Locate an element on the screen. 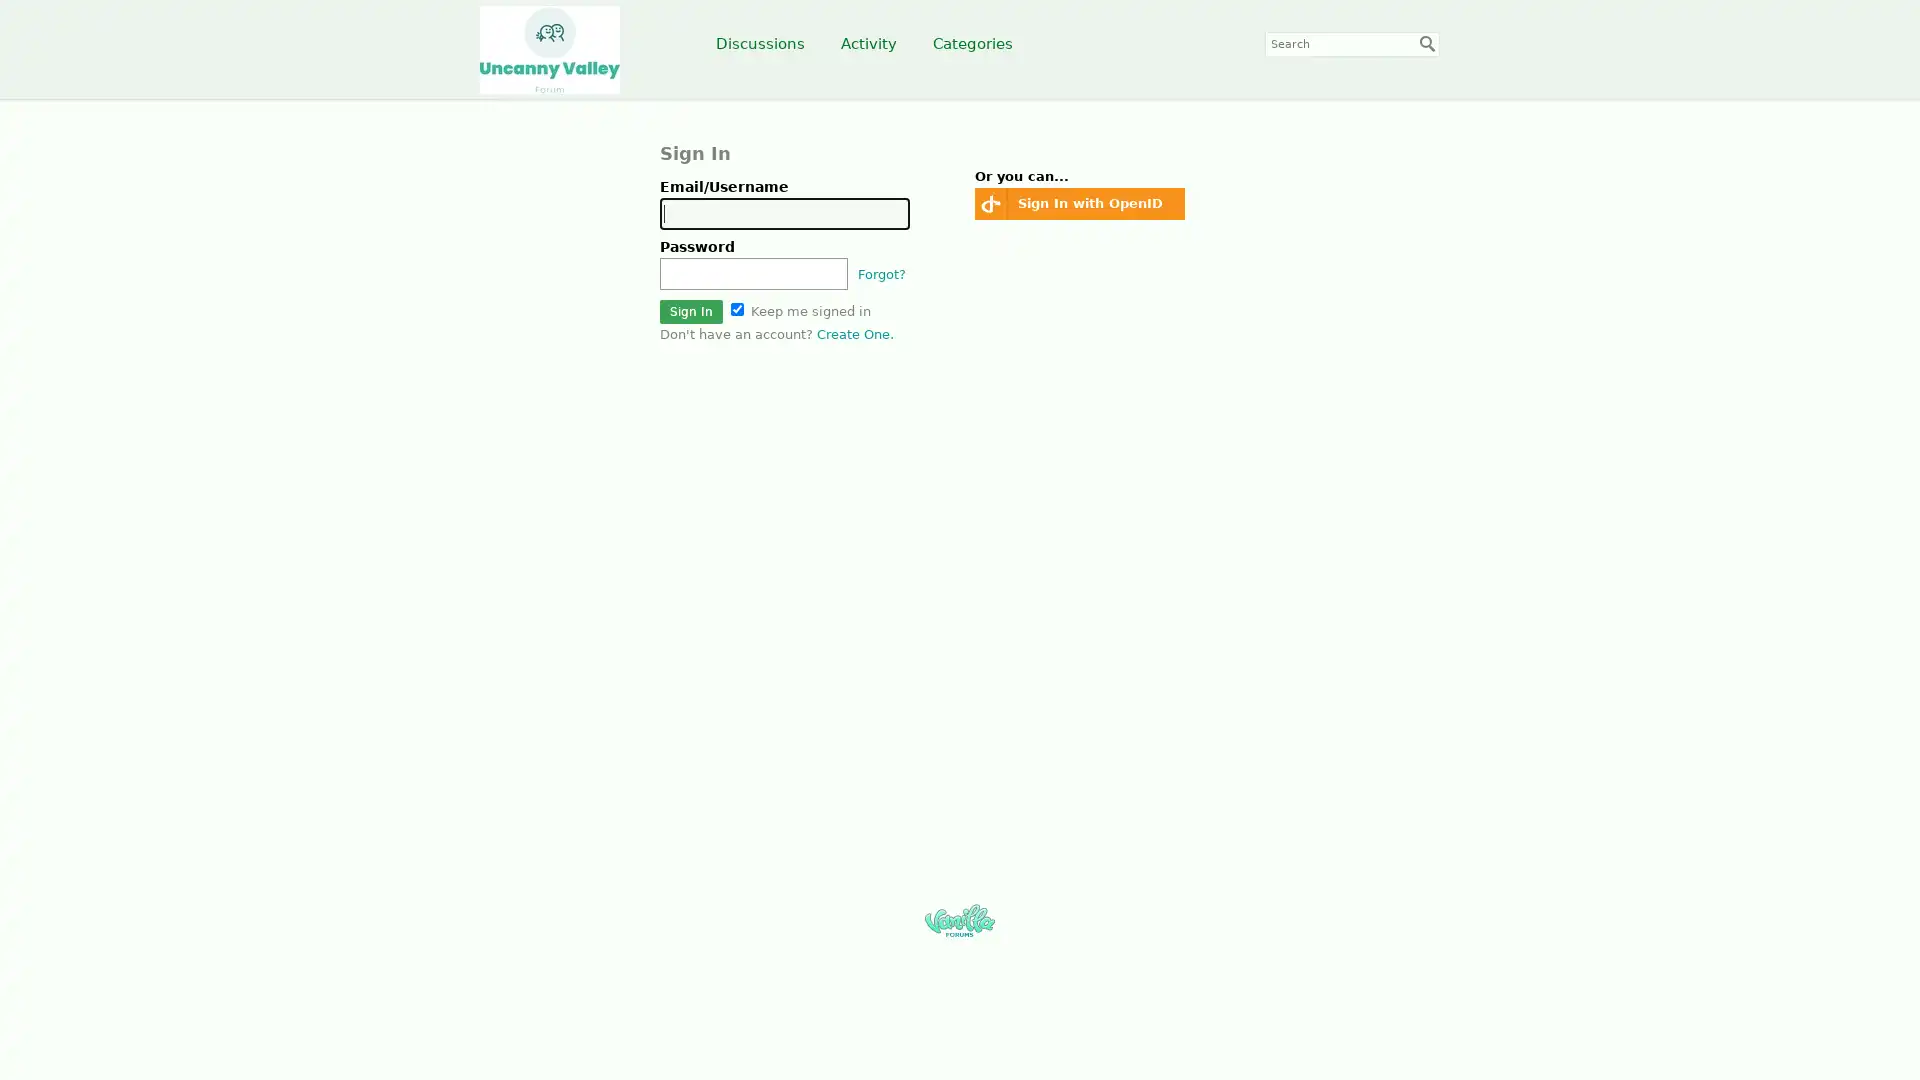 Image resolution: width=1920 pixels, height=1080 pixels. Search is located at coordinates (1427, 43).